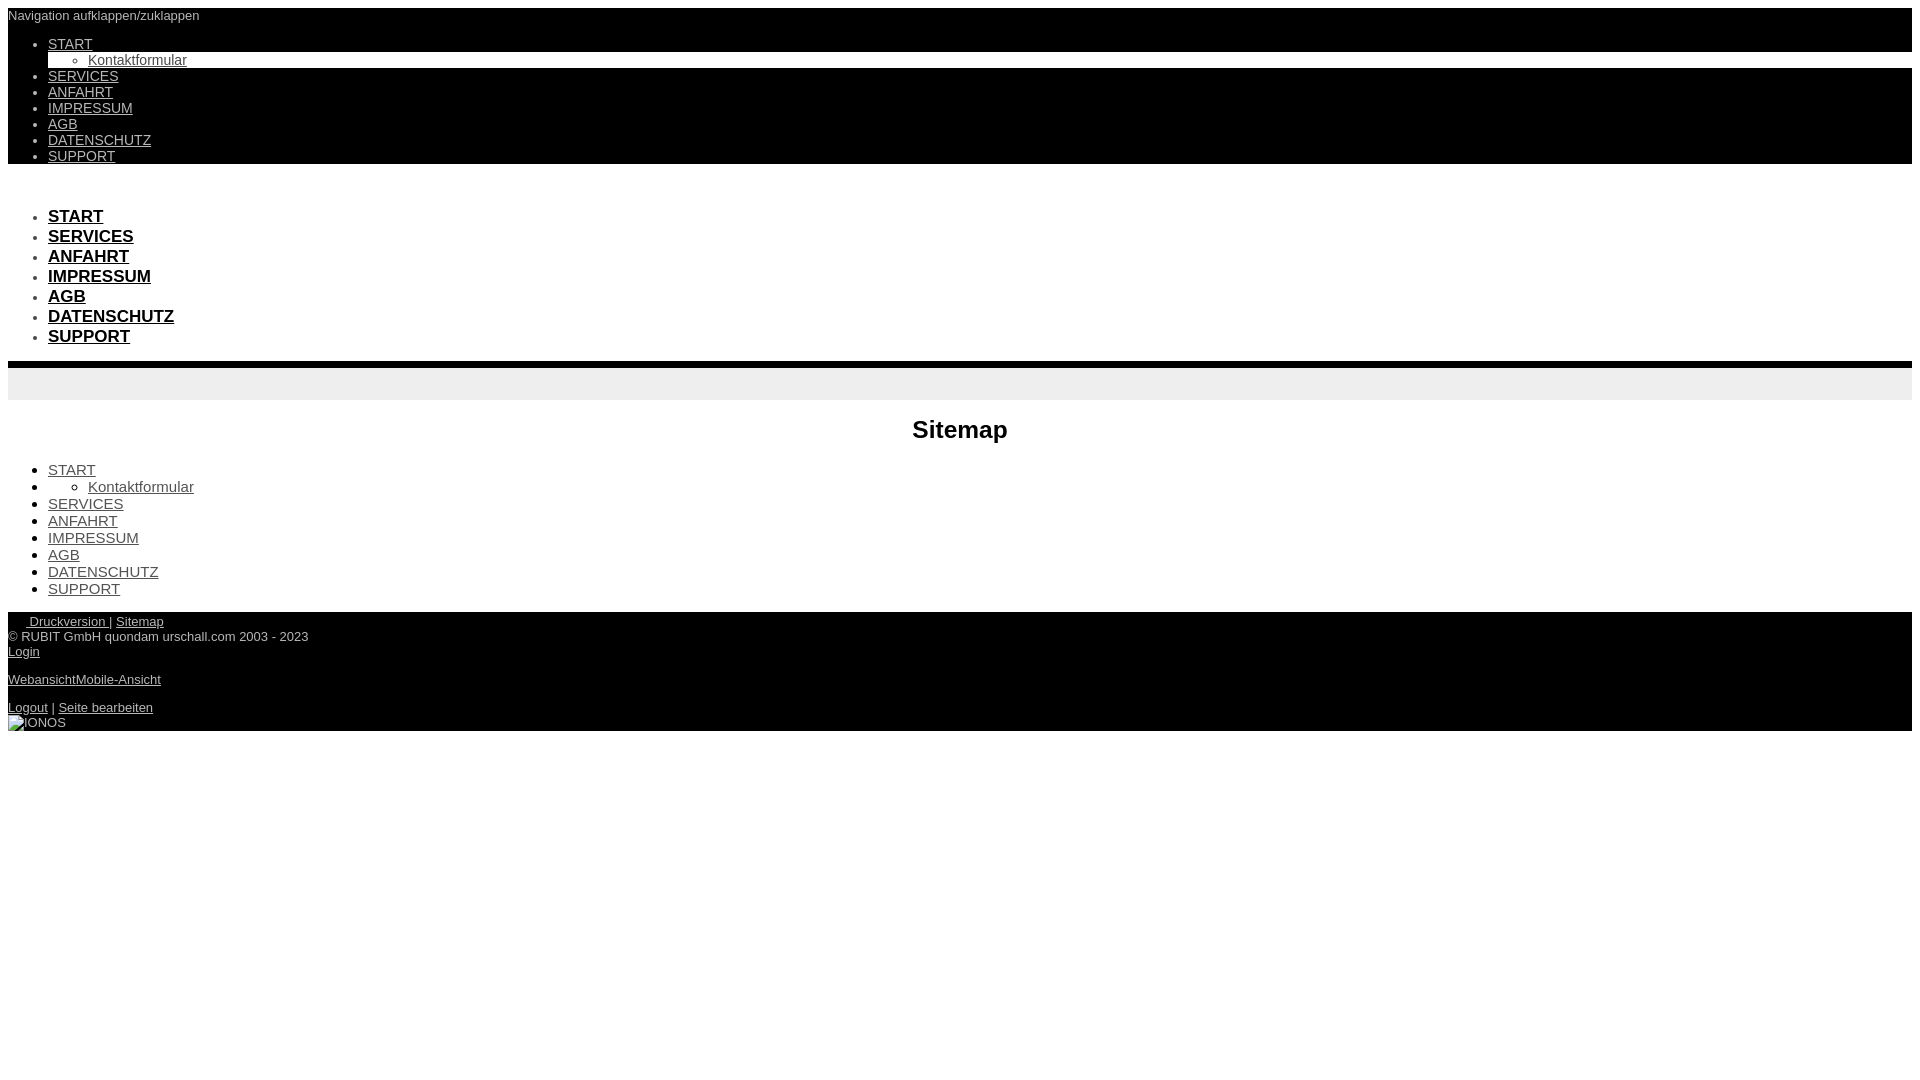 The height and width of the screenshot is (1080, 1920). I want to click on 'SUPPORT', so click(88, 335).